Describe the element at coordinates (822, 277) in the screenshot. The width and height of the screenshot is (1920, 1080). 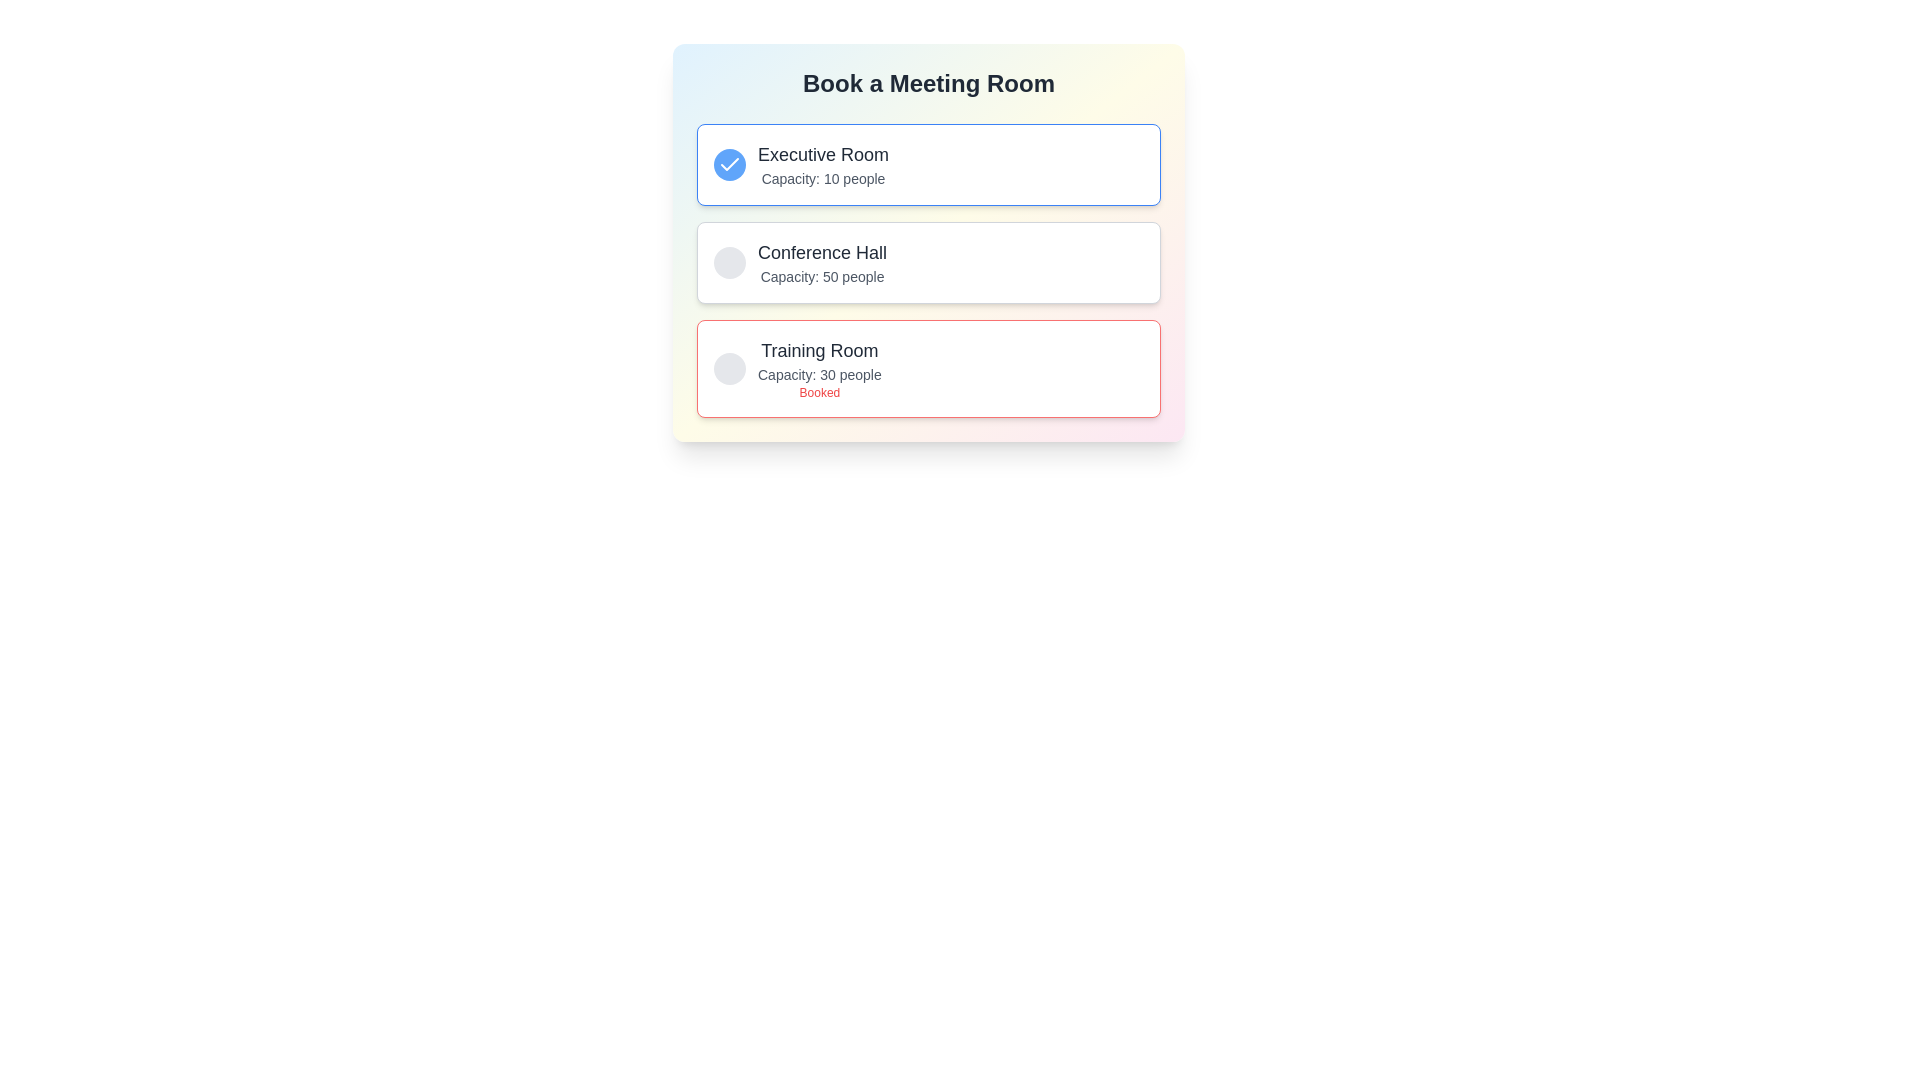
I see `the text label indicating the maximum capacity of people for the 'Conference Hall' located below the title in the second option block of meeting rooms` at that location.